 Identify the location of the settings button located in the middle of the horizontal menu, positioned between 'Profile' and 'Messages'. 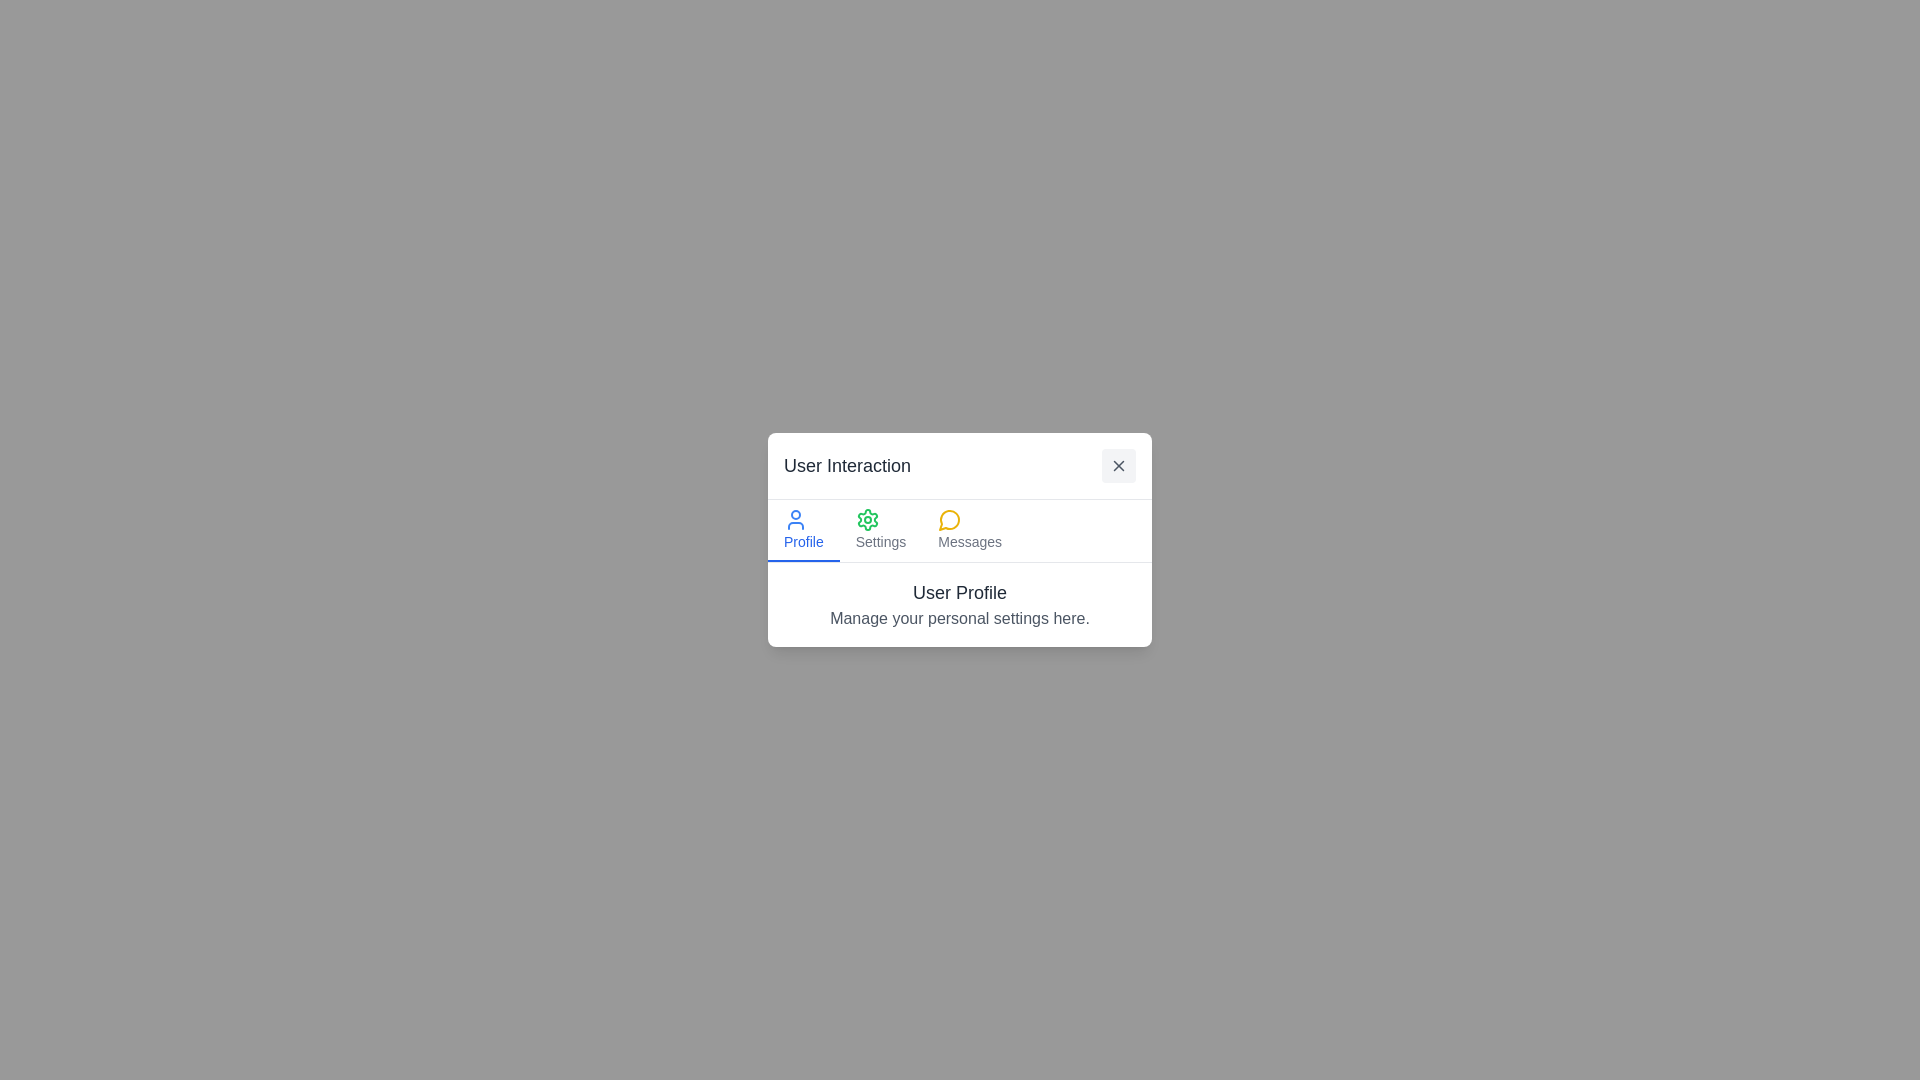
(880, 530).